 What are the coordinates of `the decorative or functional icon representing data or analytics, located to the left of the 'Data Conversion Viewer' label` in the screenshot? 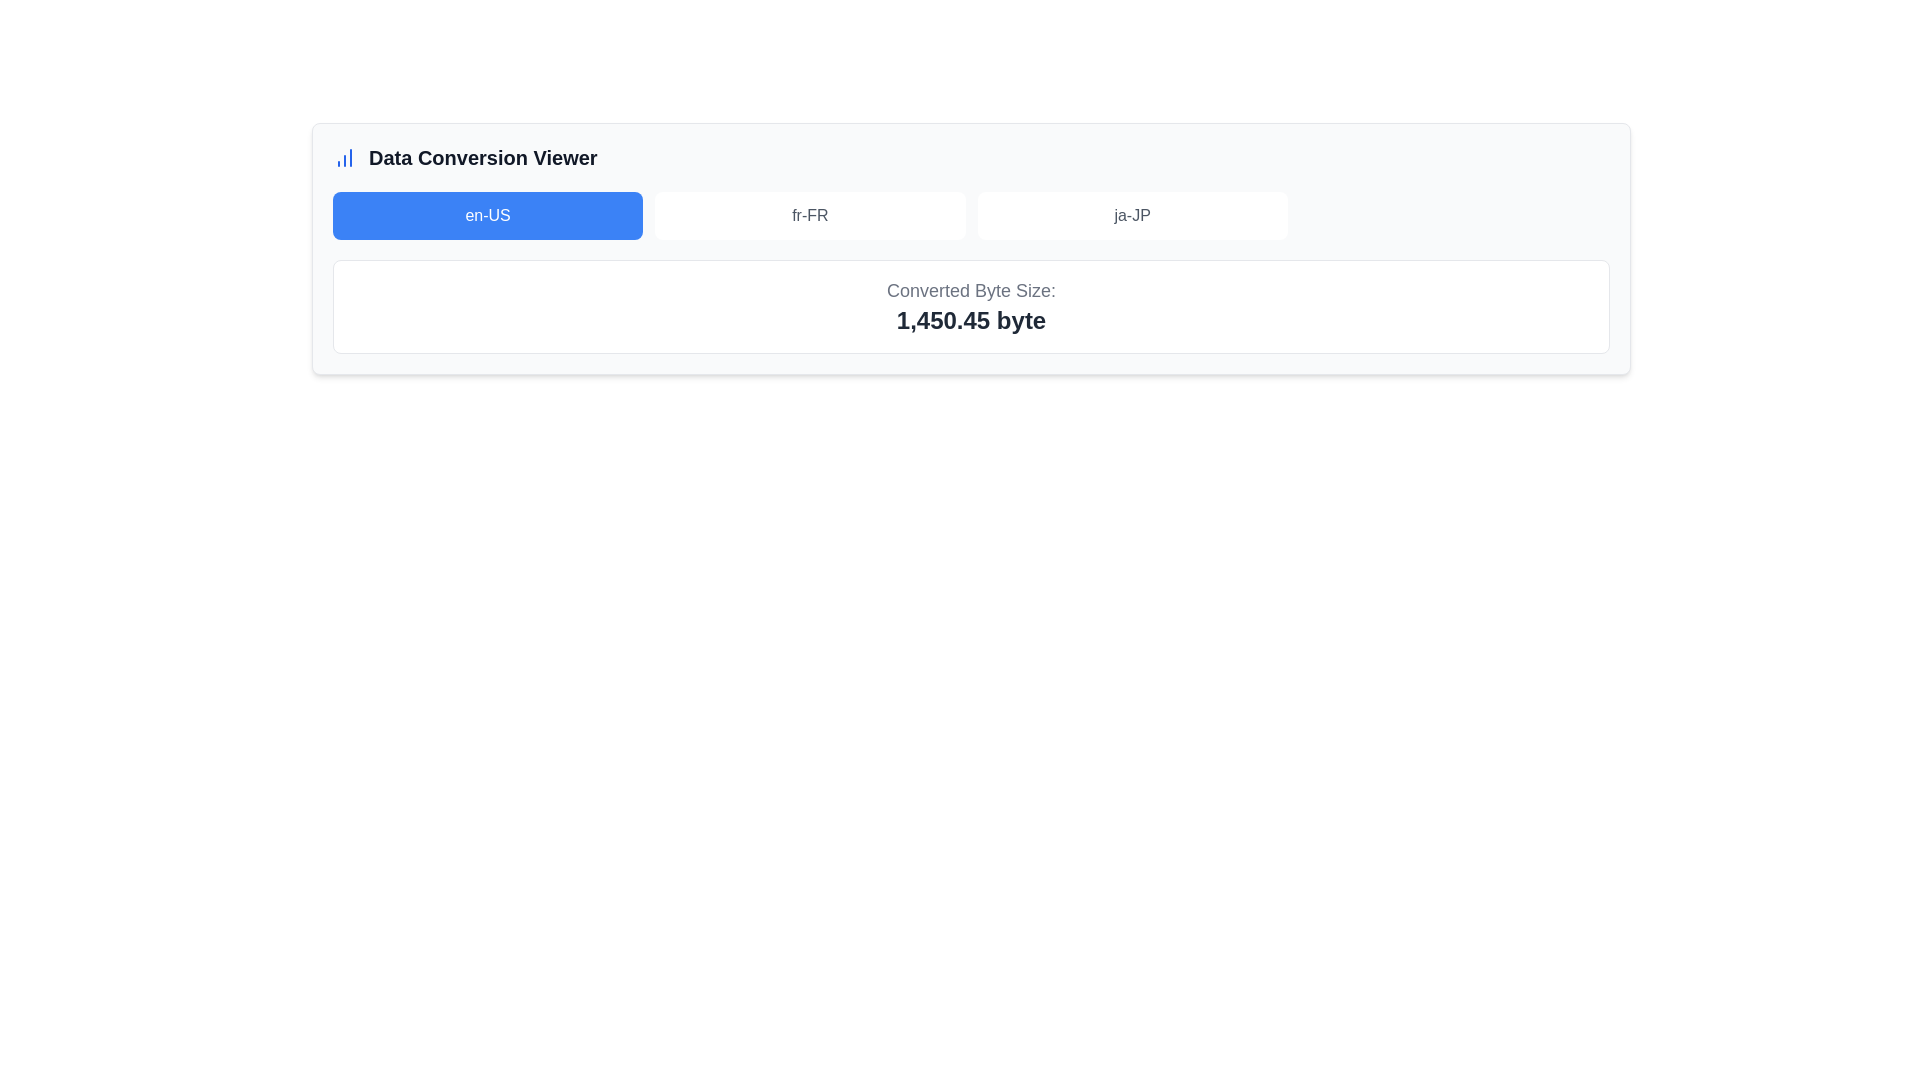 It's located at (345, 157).